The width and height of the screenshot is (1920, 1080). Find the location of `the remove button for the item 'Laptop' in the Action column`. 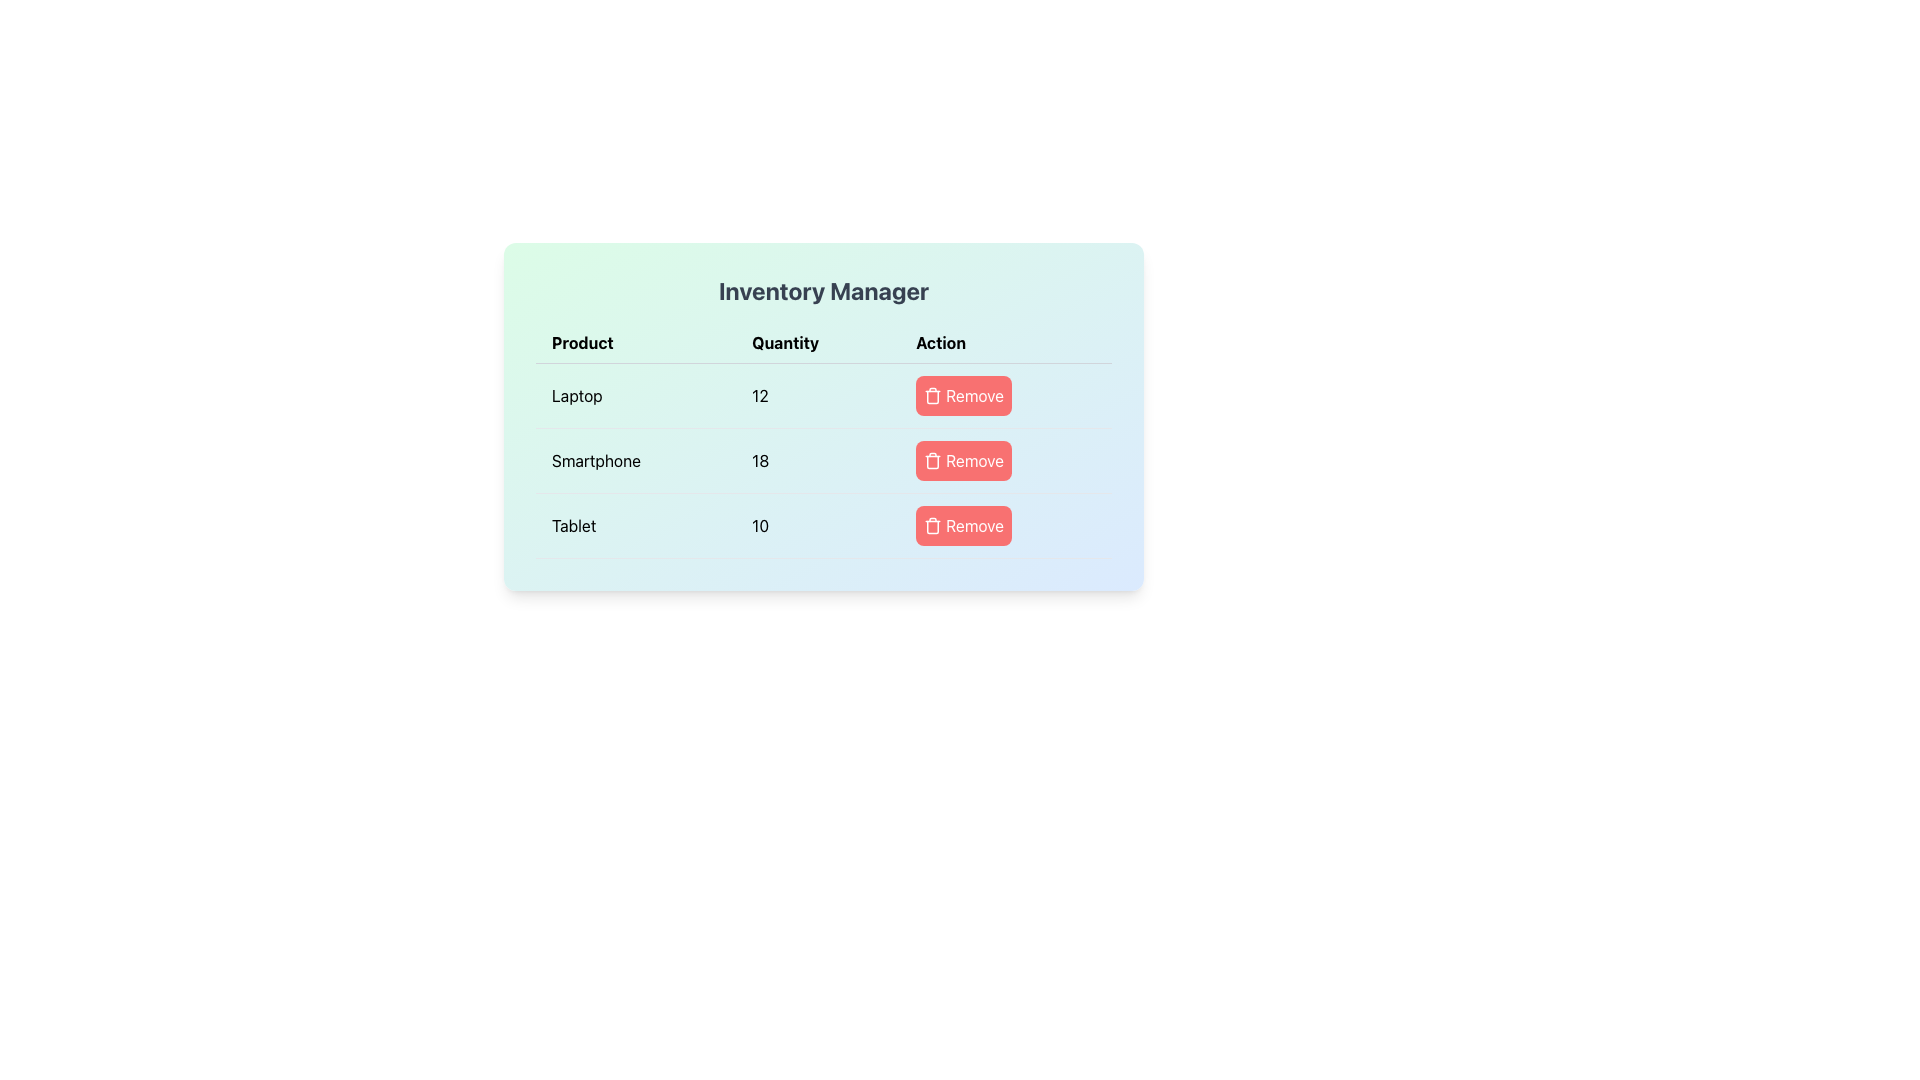

the remove button for the item 'Laptop' in the Action column is located at coordinates (964, 396).